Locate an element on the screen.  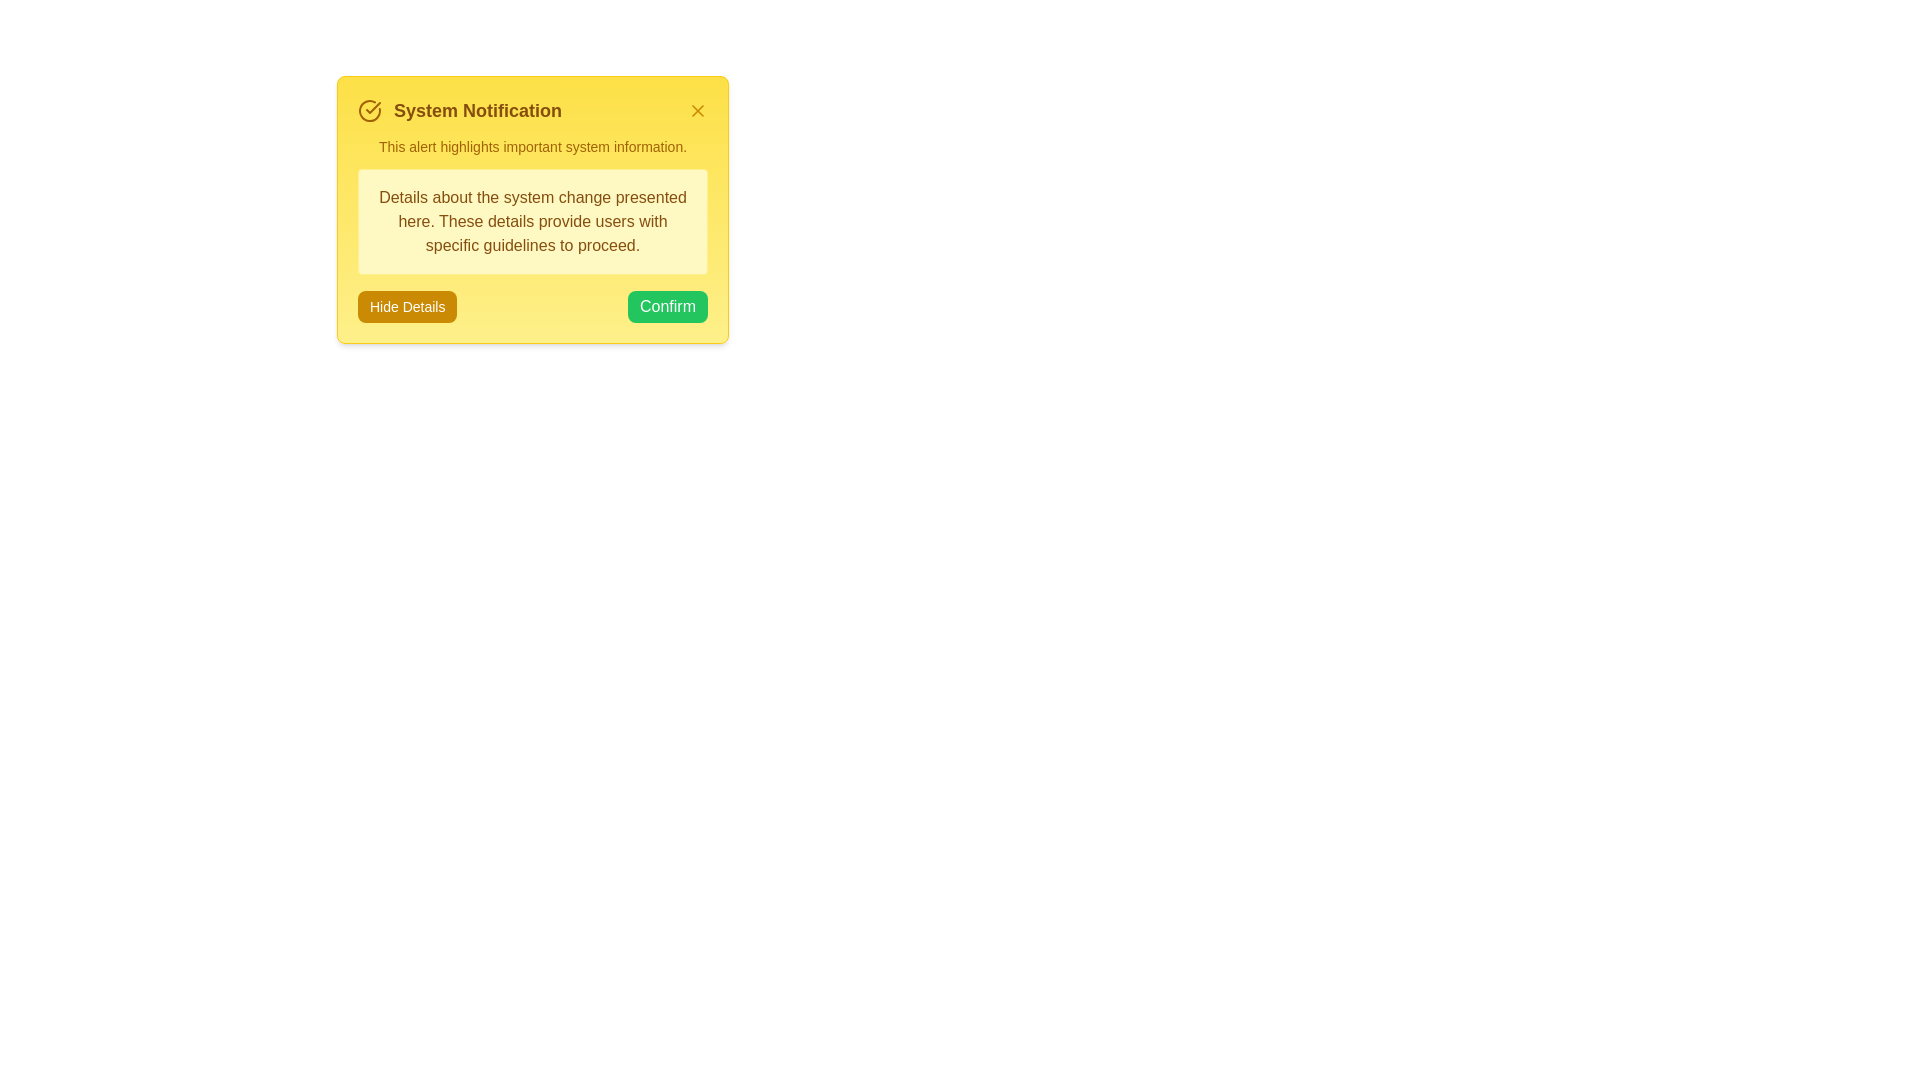
close button to dismiss the alert is located at coordinates (697, 111).